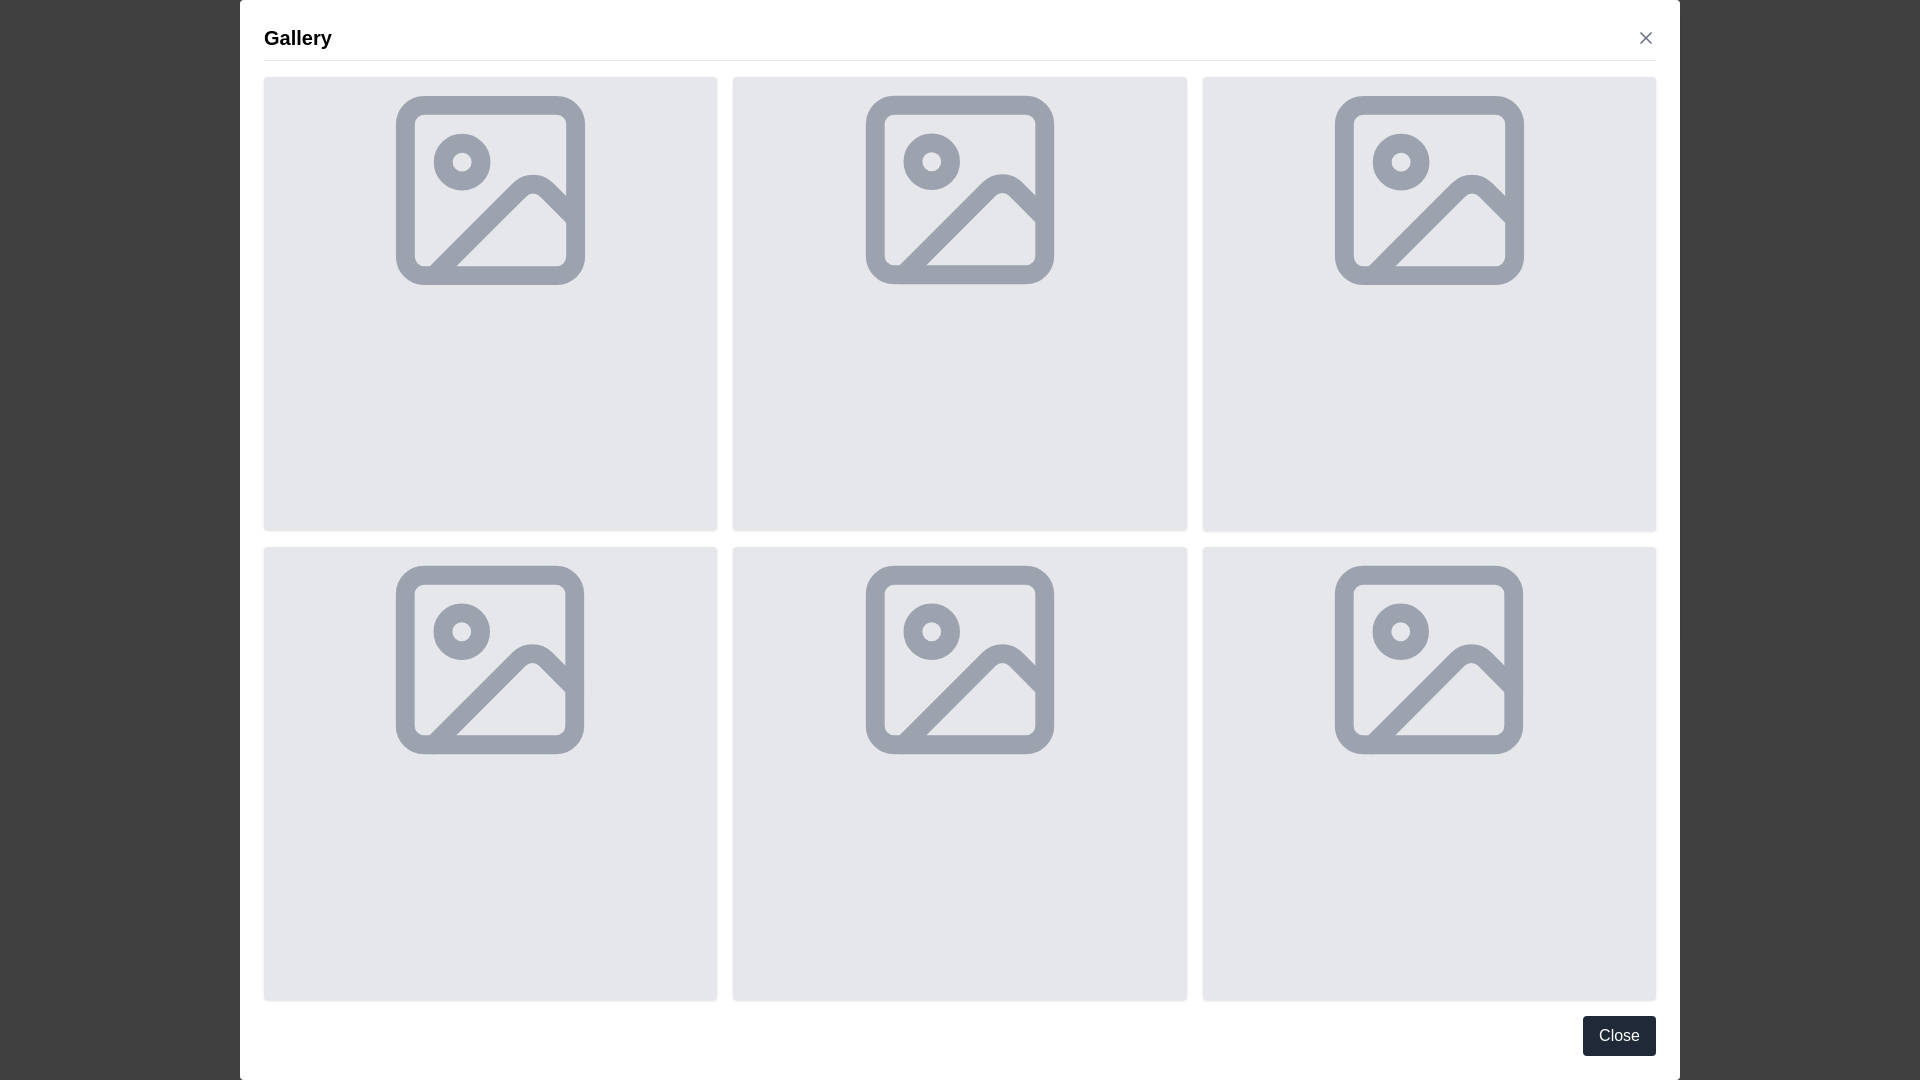 Image resolution: width=1920 pixels, height=1080 pixels. I want to click on the close button located at the bottom-right corner of the modal window, so click(1619, 1035).